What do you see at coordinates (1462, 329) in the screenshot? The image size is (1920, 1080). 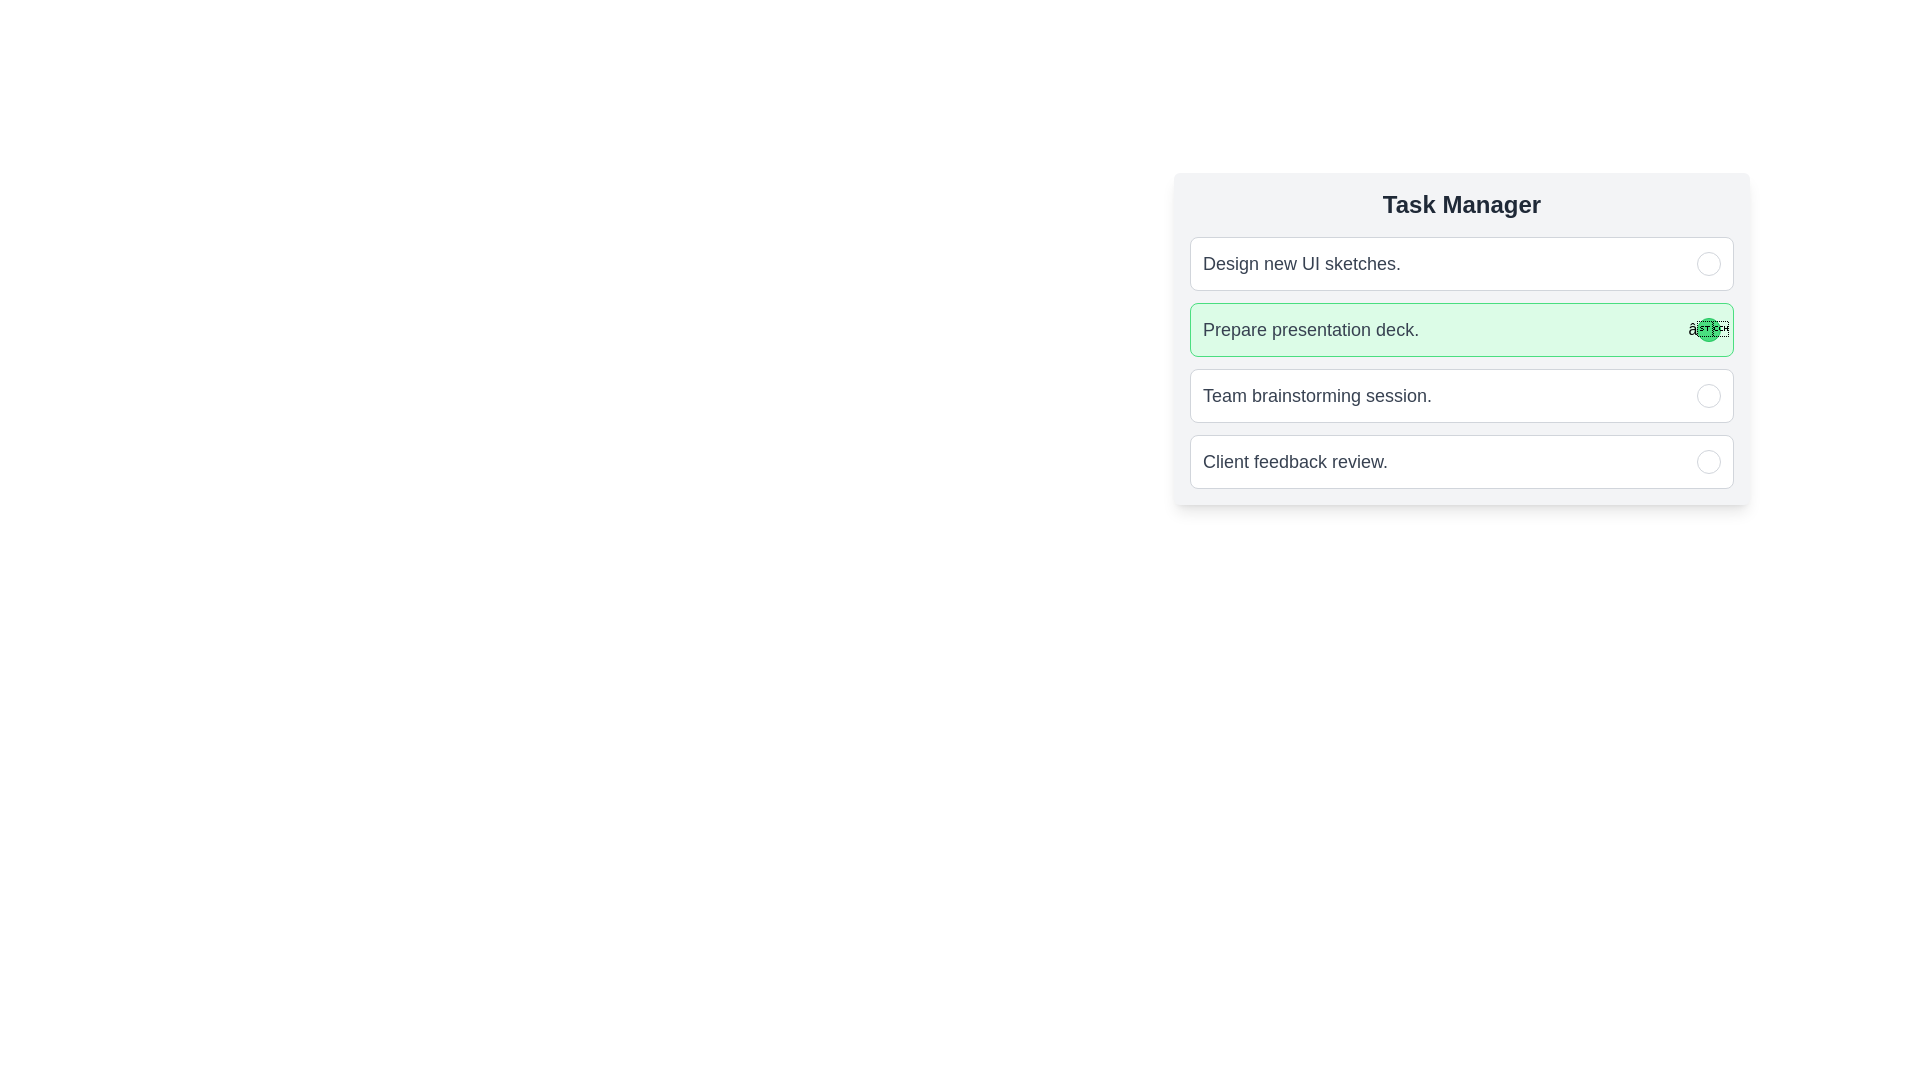 I see `the Task item with completion status displaying 'Prepare presentation deck.'` at bounding box center [1462, 329].